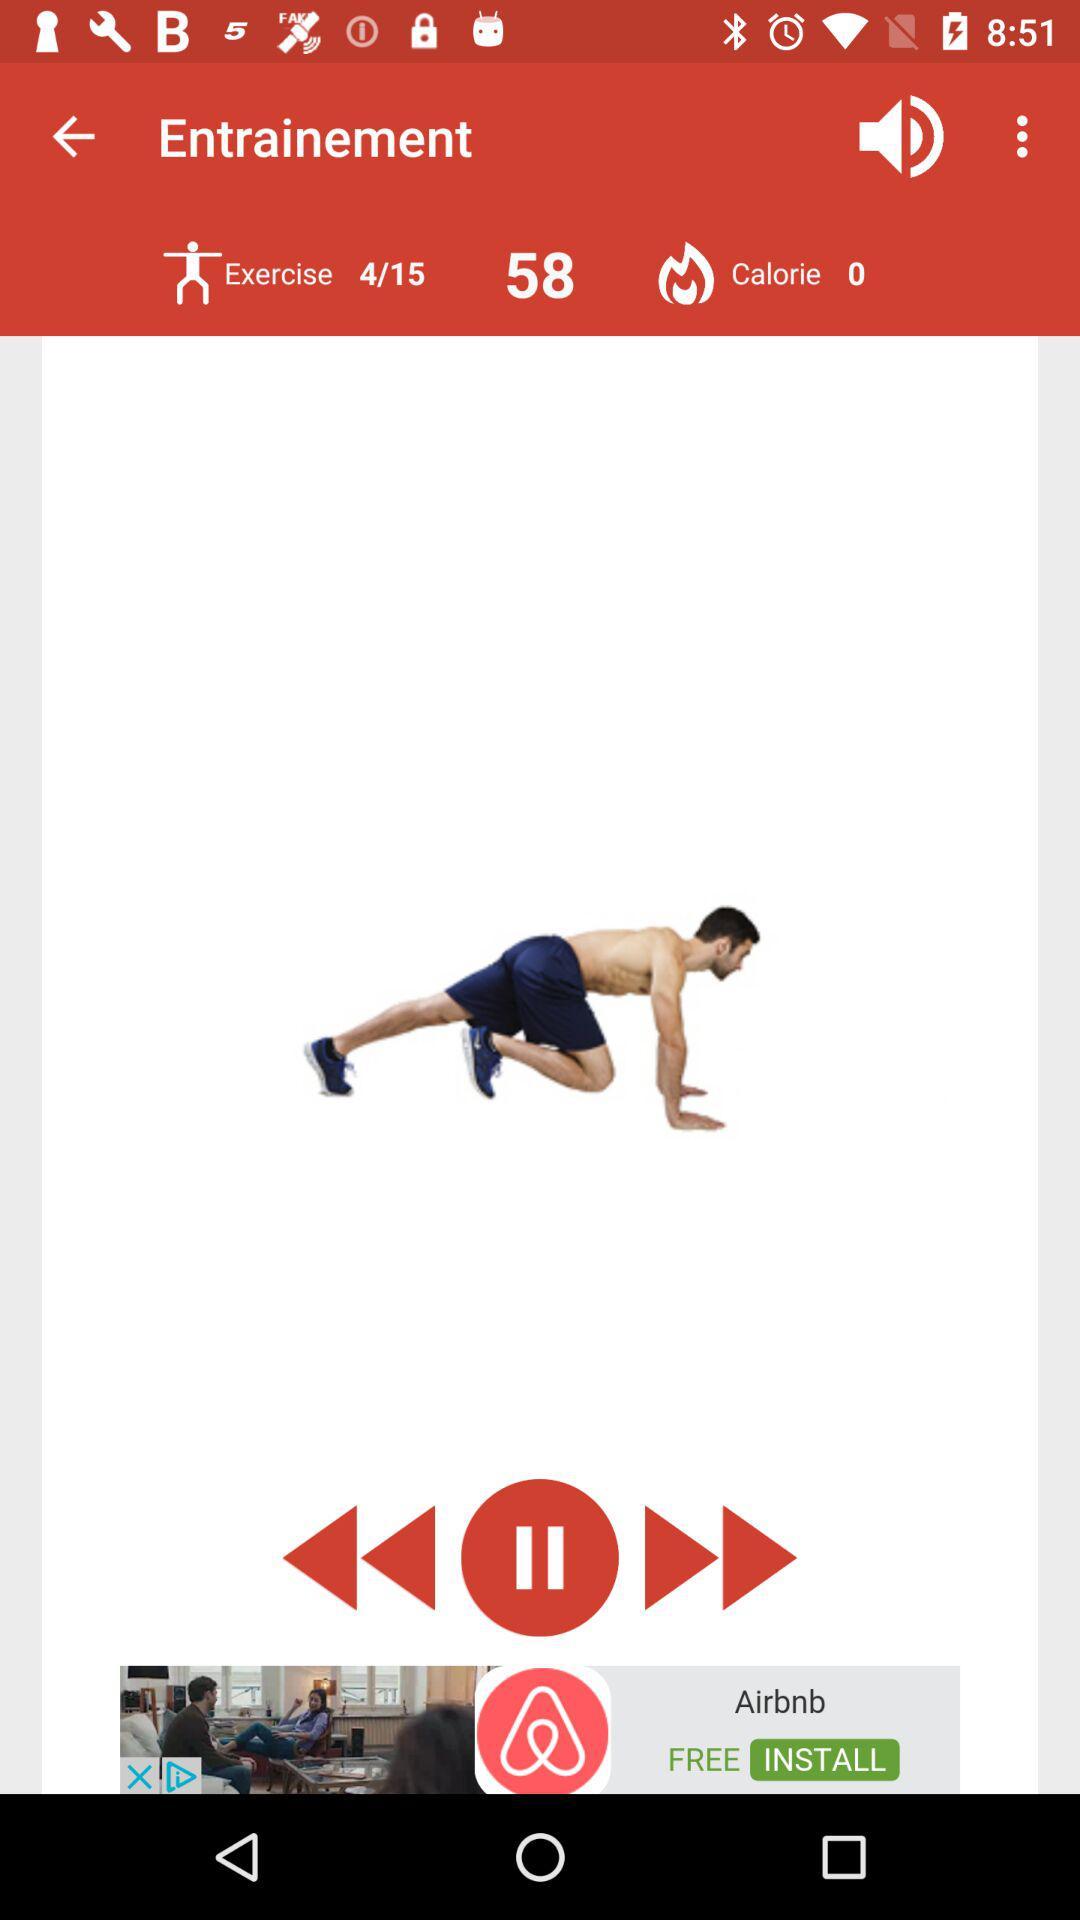  I want to click on back button, so click(357, 1556).